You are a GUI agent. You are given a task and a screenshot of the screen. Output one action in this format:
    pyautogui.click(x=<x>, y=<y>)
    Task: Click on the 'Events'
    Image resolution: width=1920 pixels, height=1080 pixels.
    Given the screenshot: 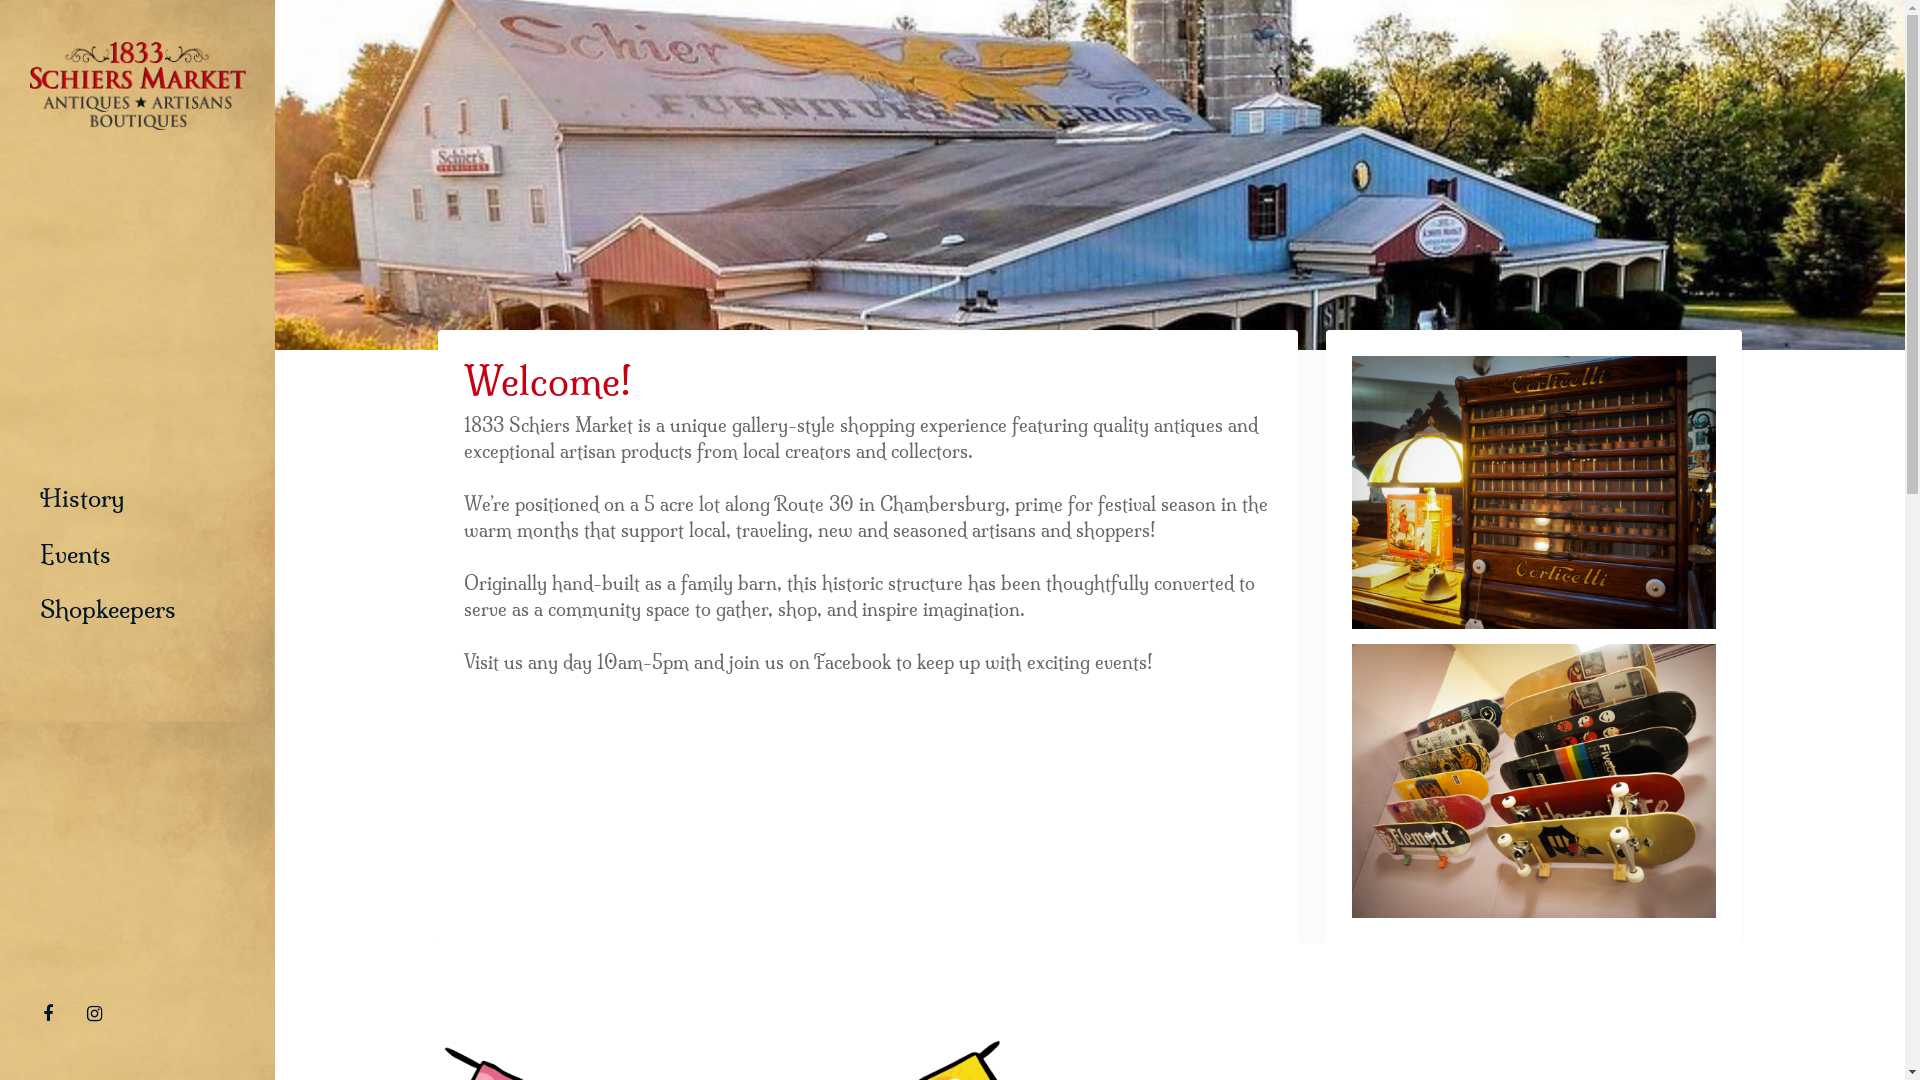 What is the action you would take?
    pyautogui.click(x=75, y=555)
    